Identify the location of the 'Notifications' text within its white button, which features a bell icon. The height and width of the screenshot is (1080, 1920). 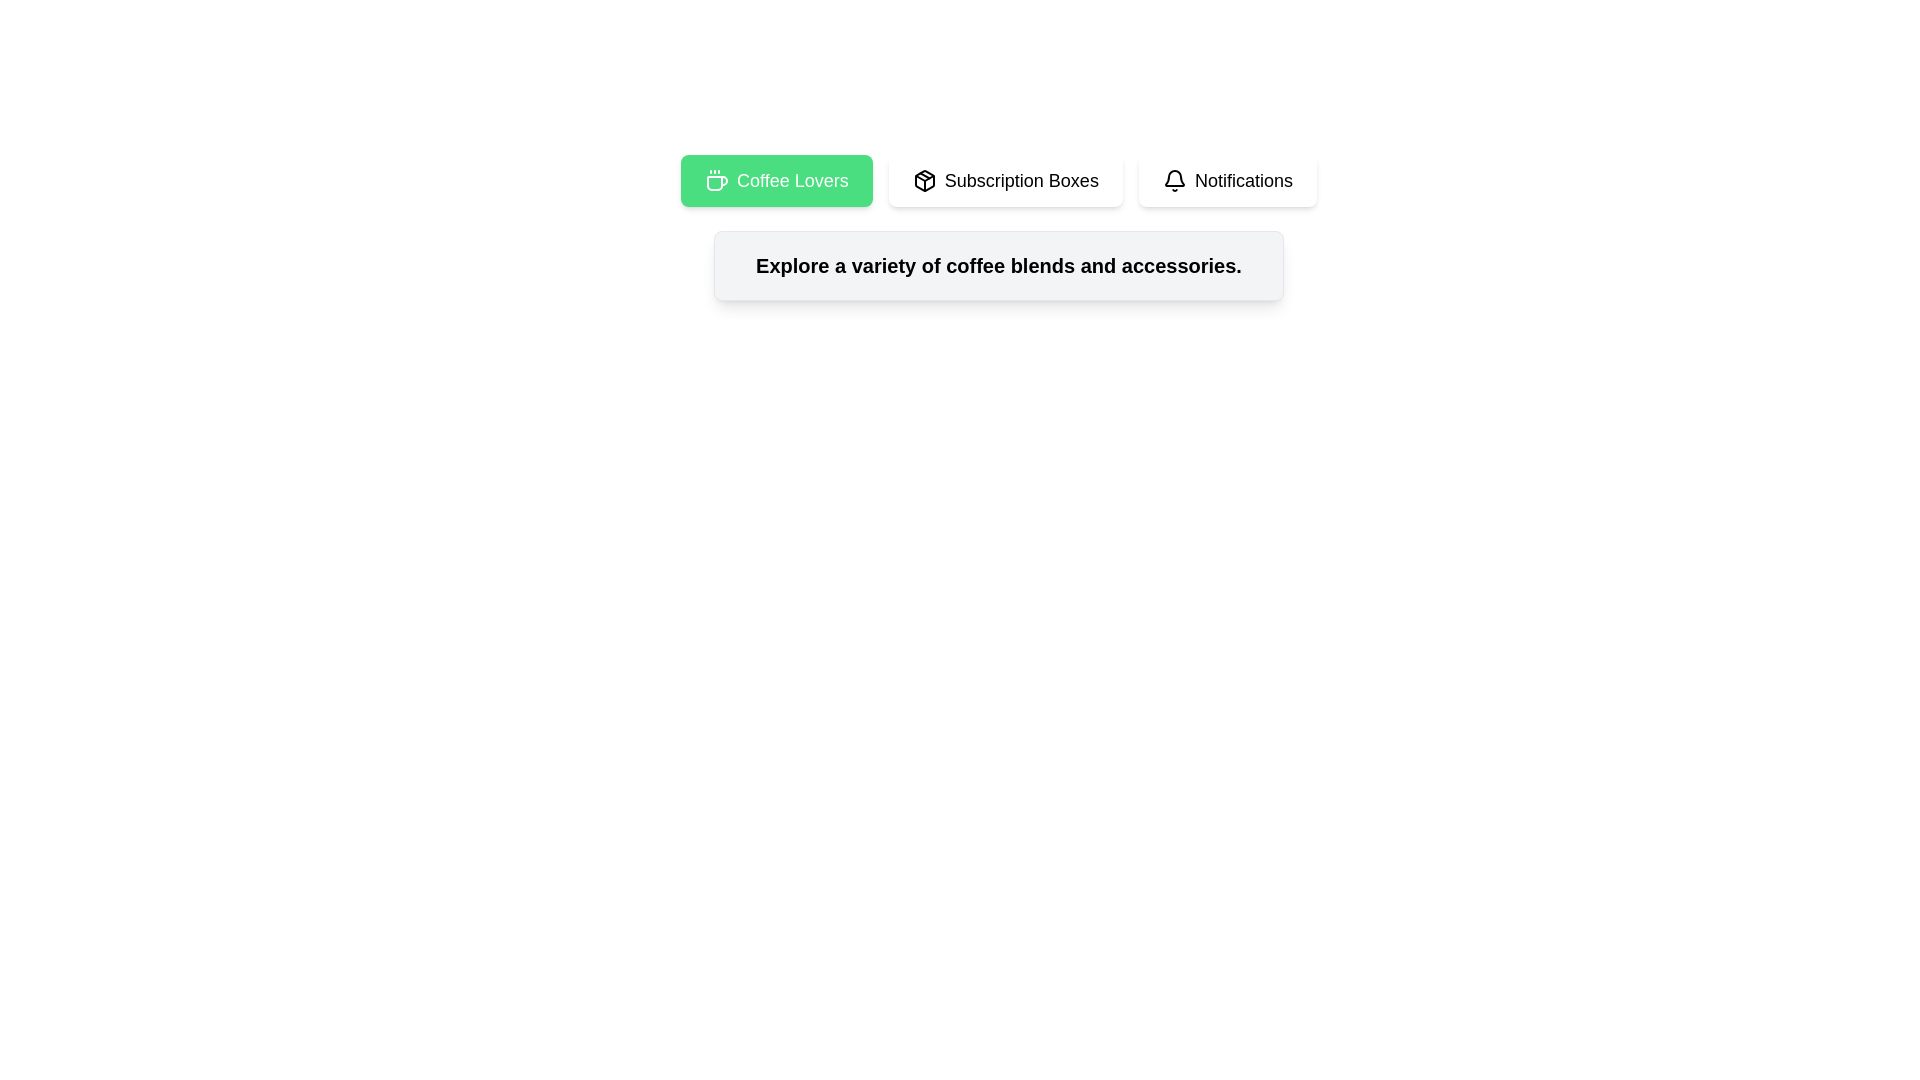
(1242, 181).